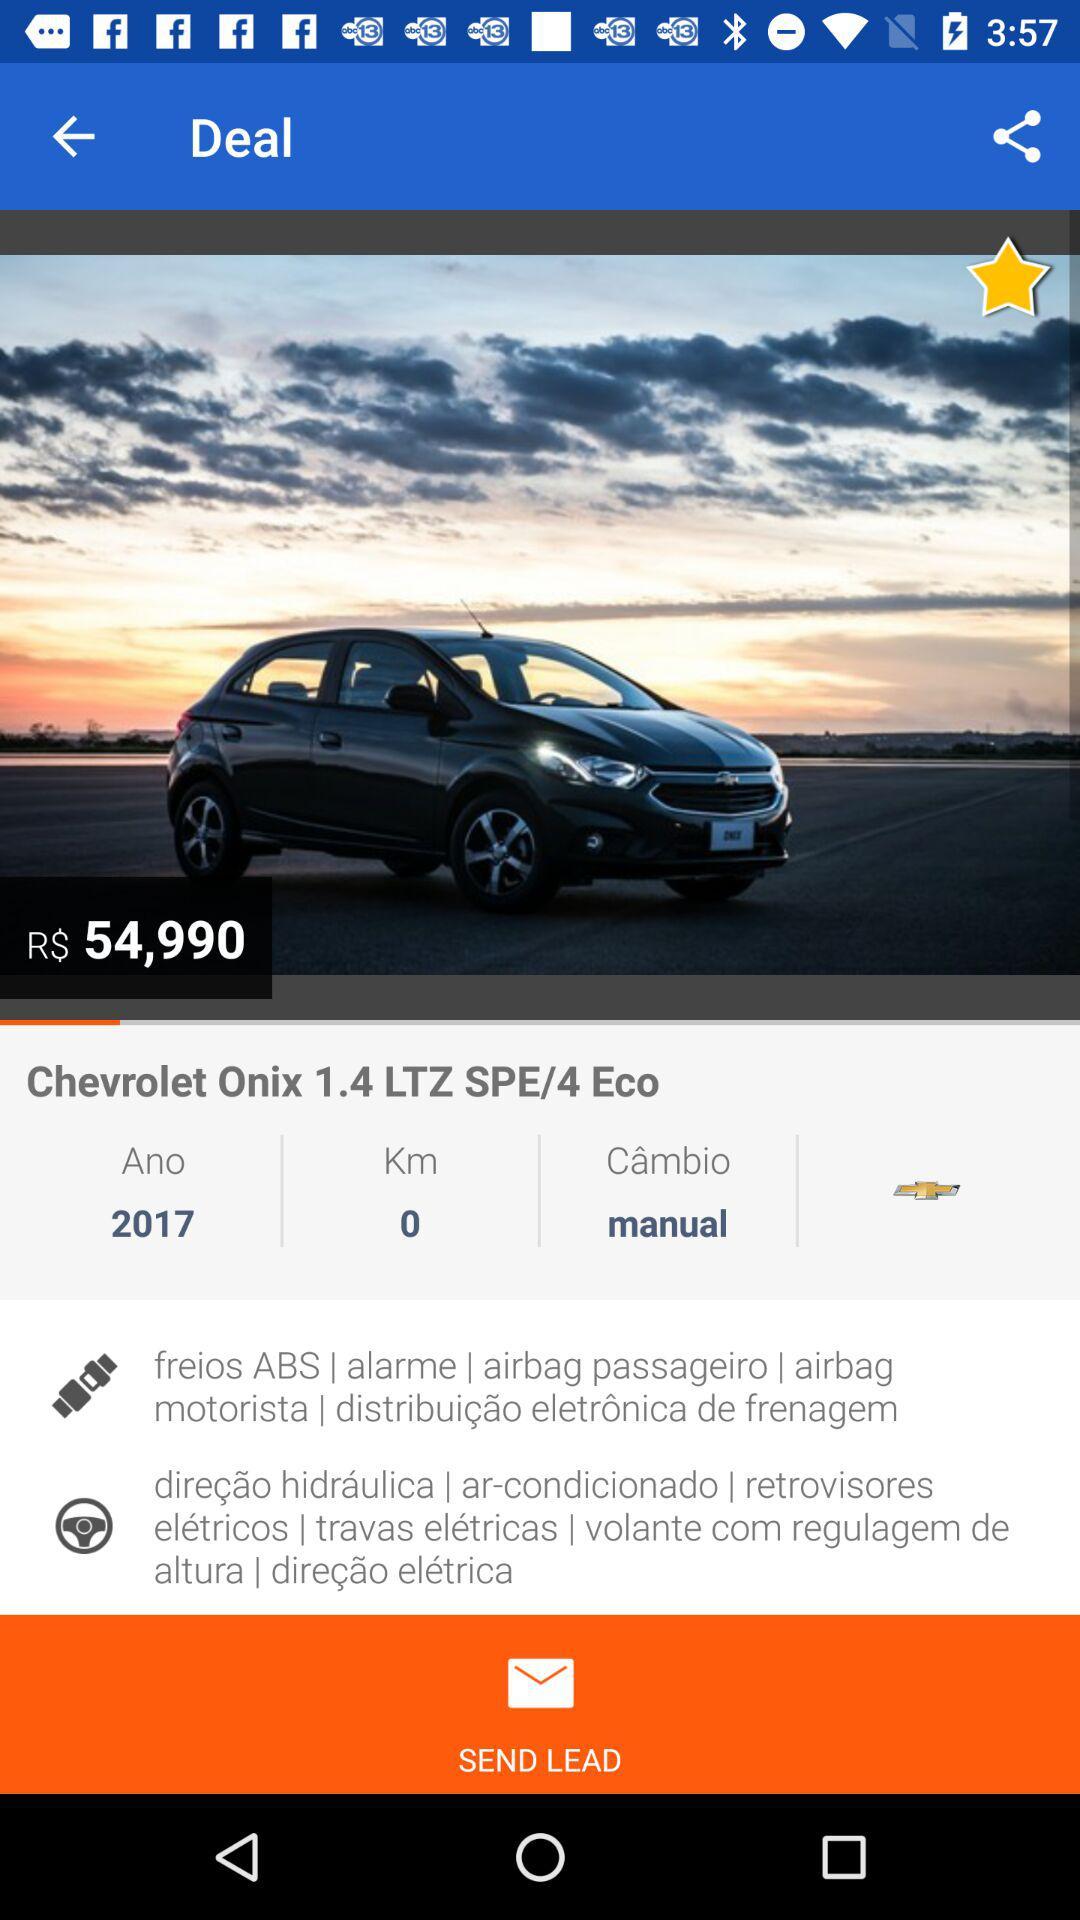 This screenshot has height=1920, width=1080. I want to click on bookmark this deal, so click(1009, 275).